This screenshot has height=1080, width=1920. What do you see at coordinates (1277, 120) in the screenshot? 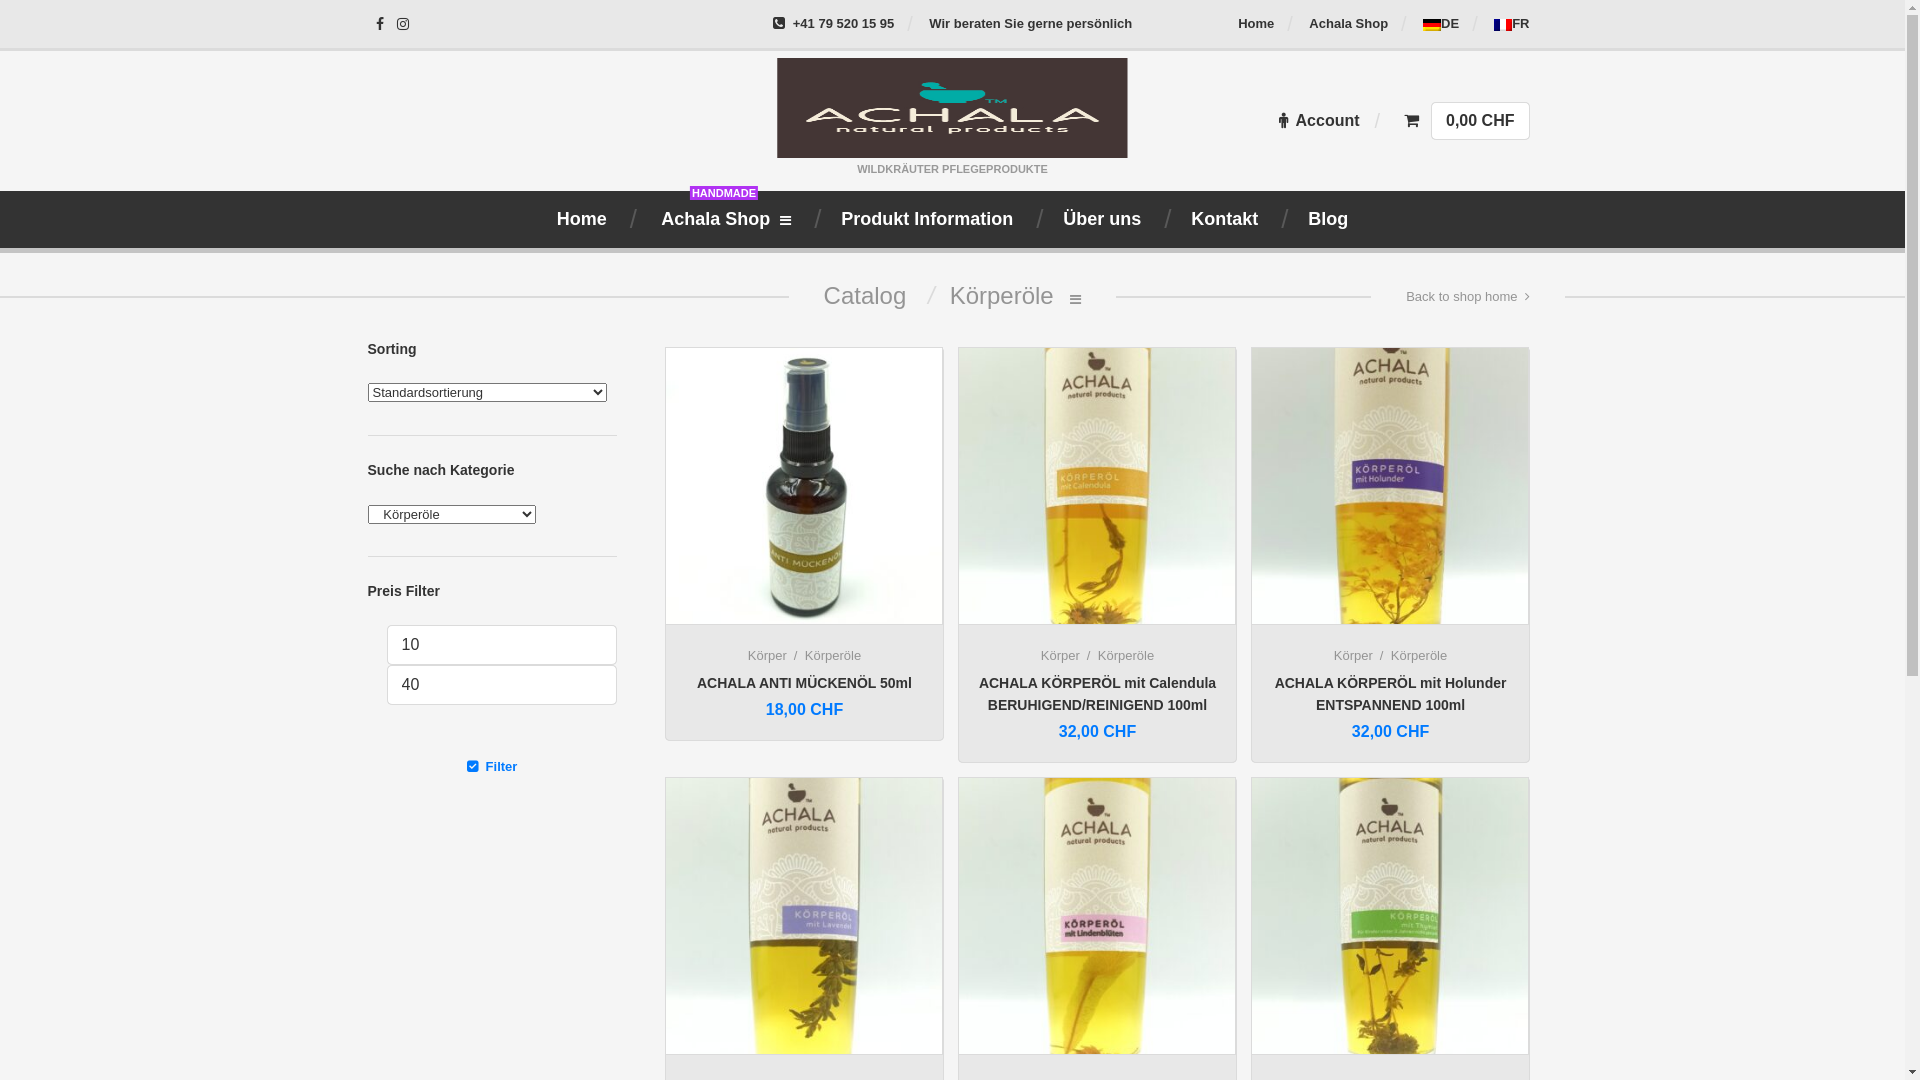
I see `'Account'` at bounding box center [1277, 120].